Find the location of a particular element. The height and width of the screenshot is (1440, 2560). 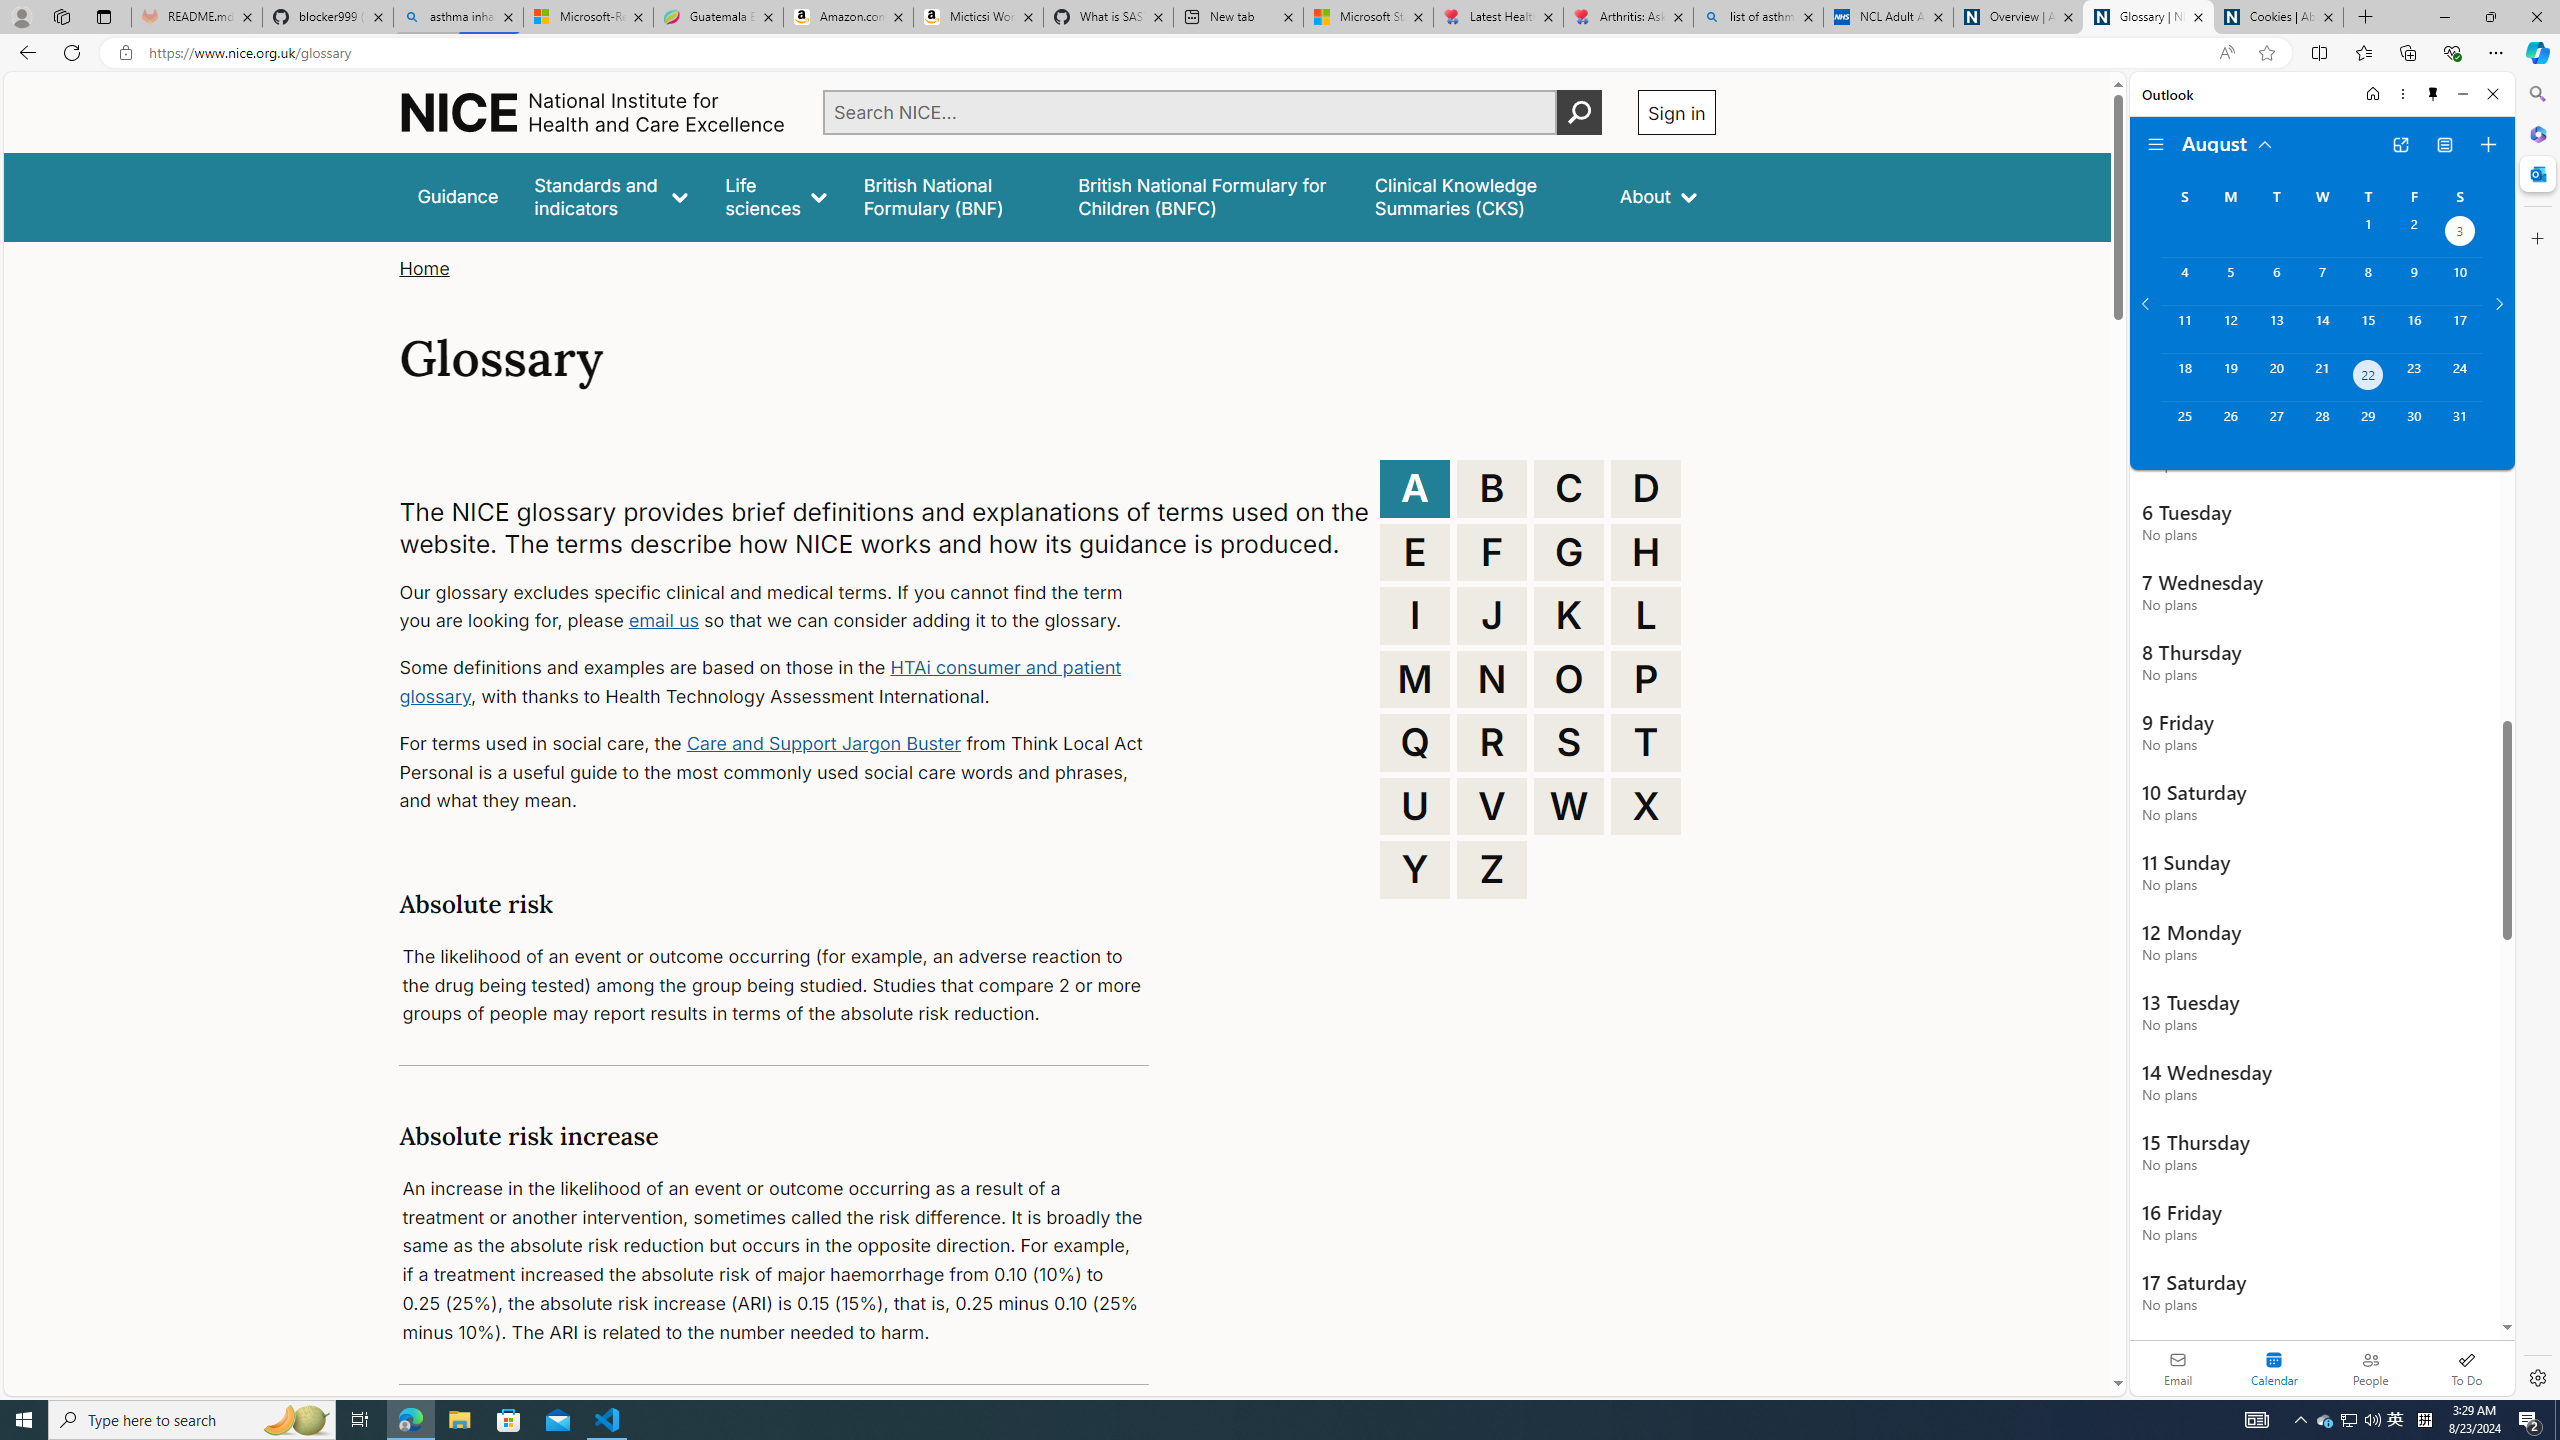

'Monday, August 12, 2024. ' is located at coordinates (2229, 329).